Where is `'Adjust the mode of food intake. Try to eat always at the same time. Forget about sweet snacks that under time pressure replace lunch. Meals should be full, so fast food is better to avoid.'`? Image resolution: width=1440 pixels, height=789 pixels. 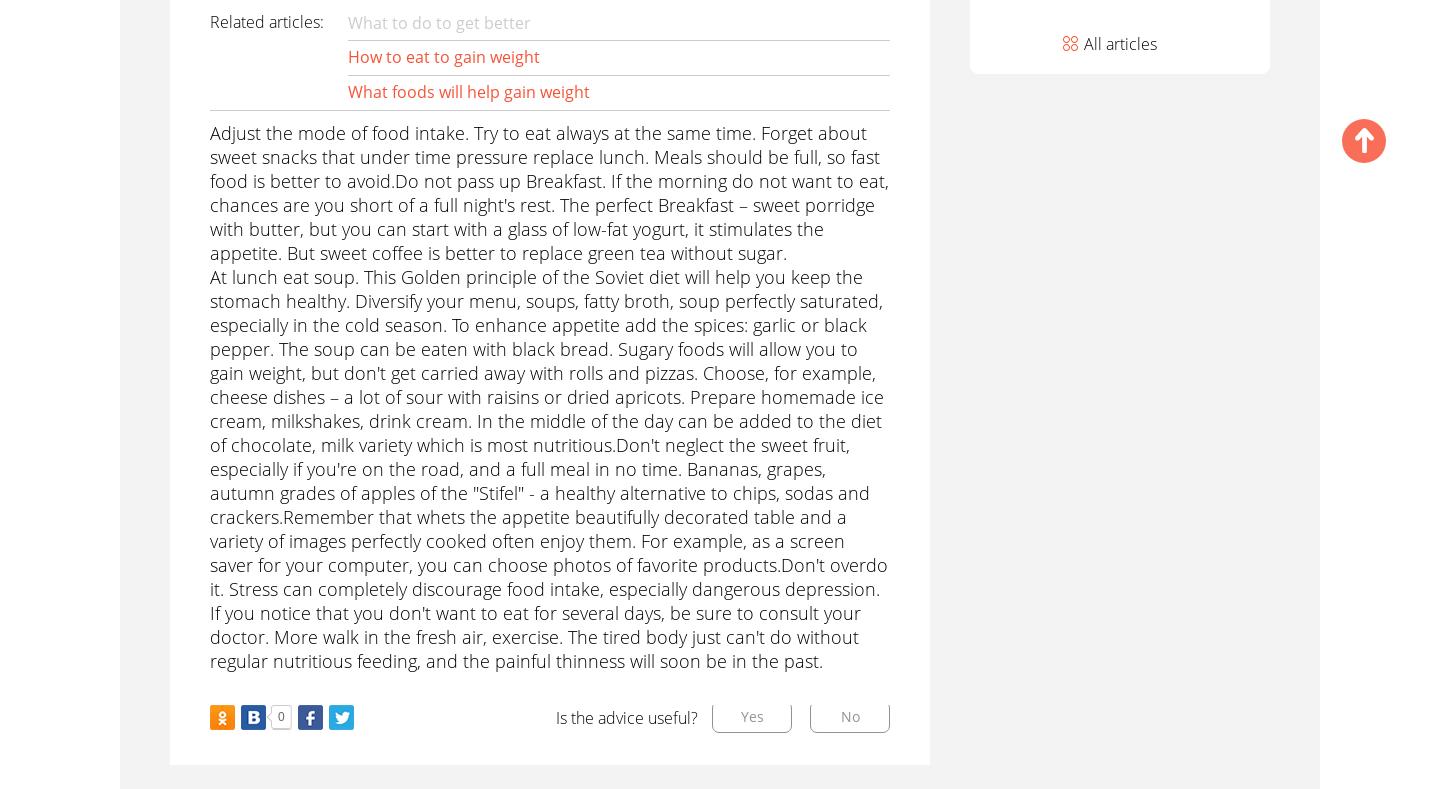 'Adjust the mode of food intake. Try to eat always at the same time. Forget about sweet snacks that under time pressure replace lunch. Meals should be full, so fast food is better to avoid.' is located at coordinates (544, 157).